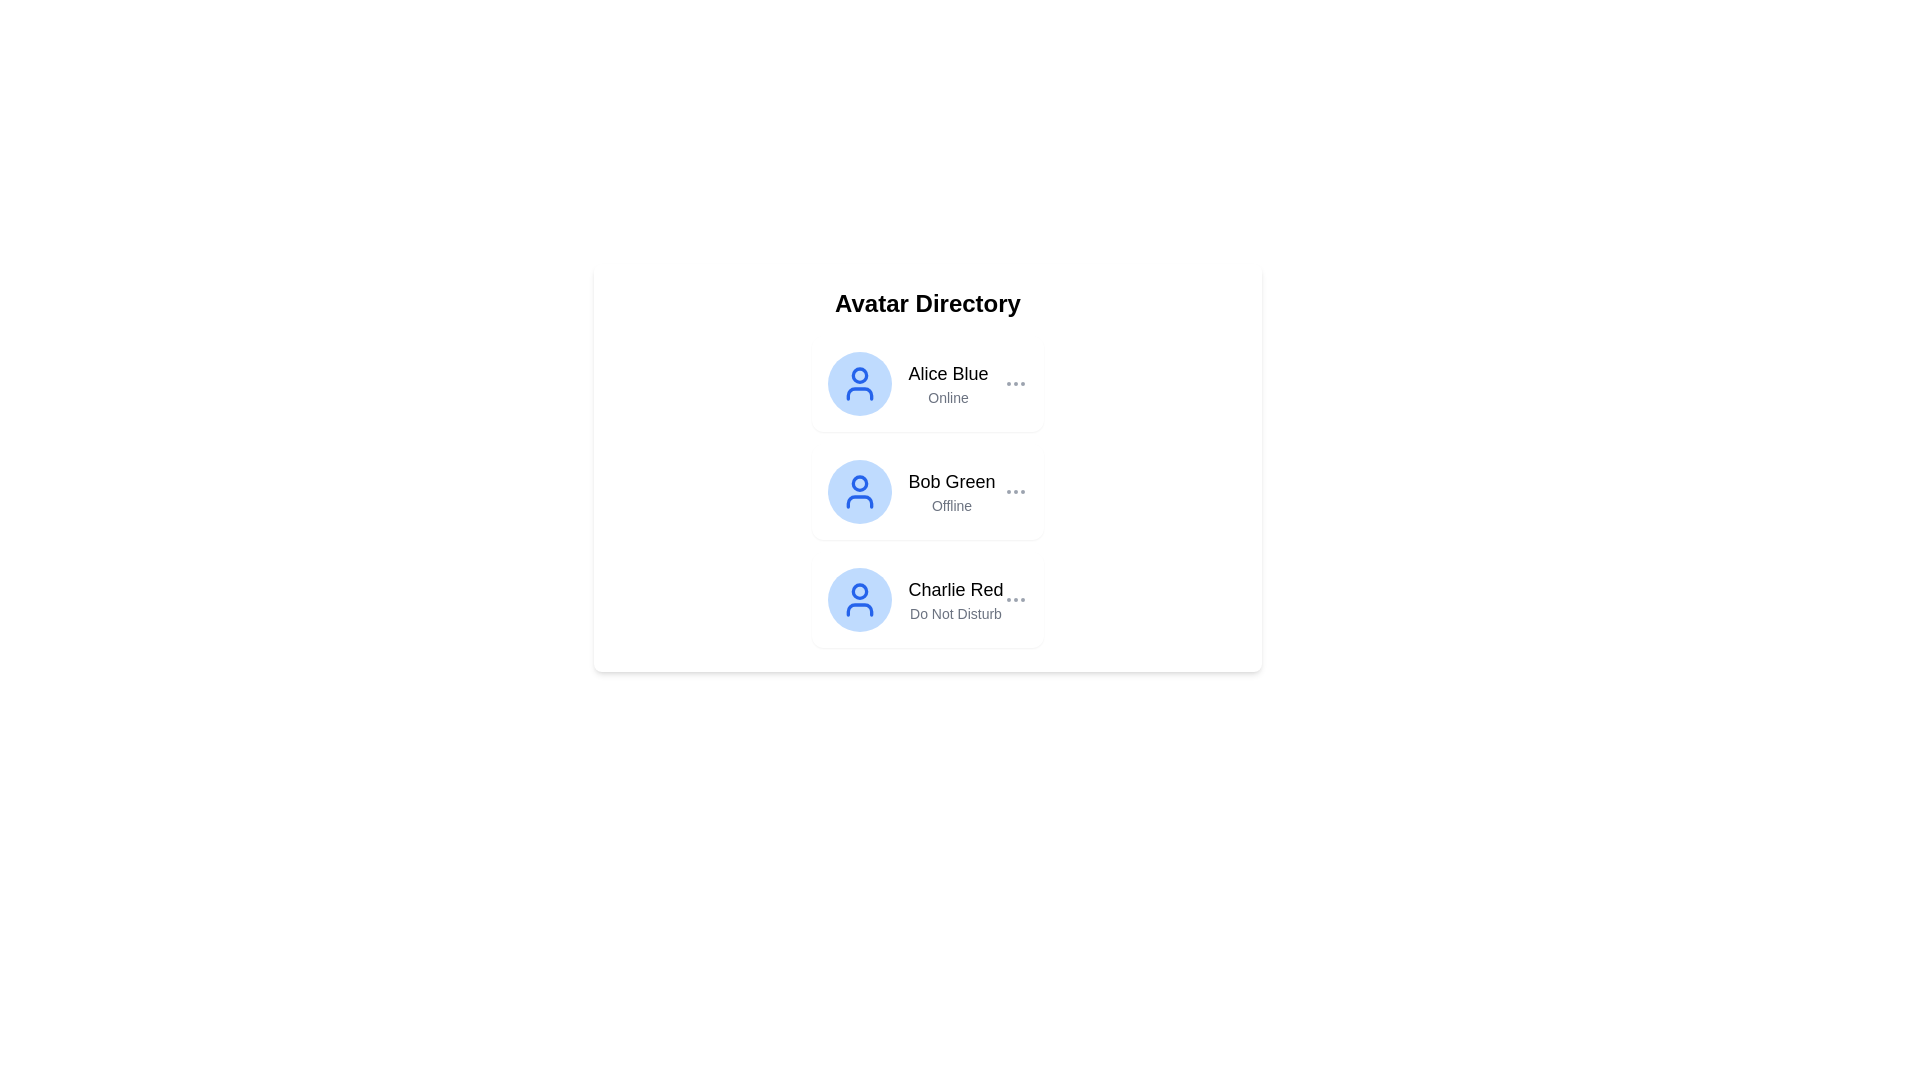 Image resolution: width=1920 pixels, height=1080 pixels. I want to click on on the Avatar icon representing 'Bob Green', so click(860, 492).